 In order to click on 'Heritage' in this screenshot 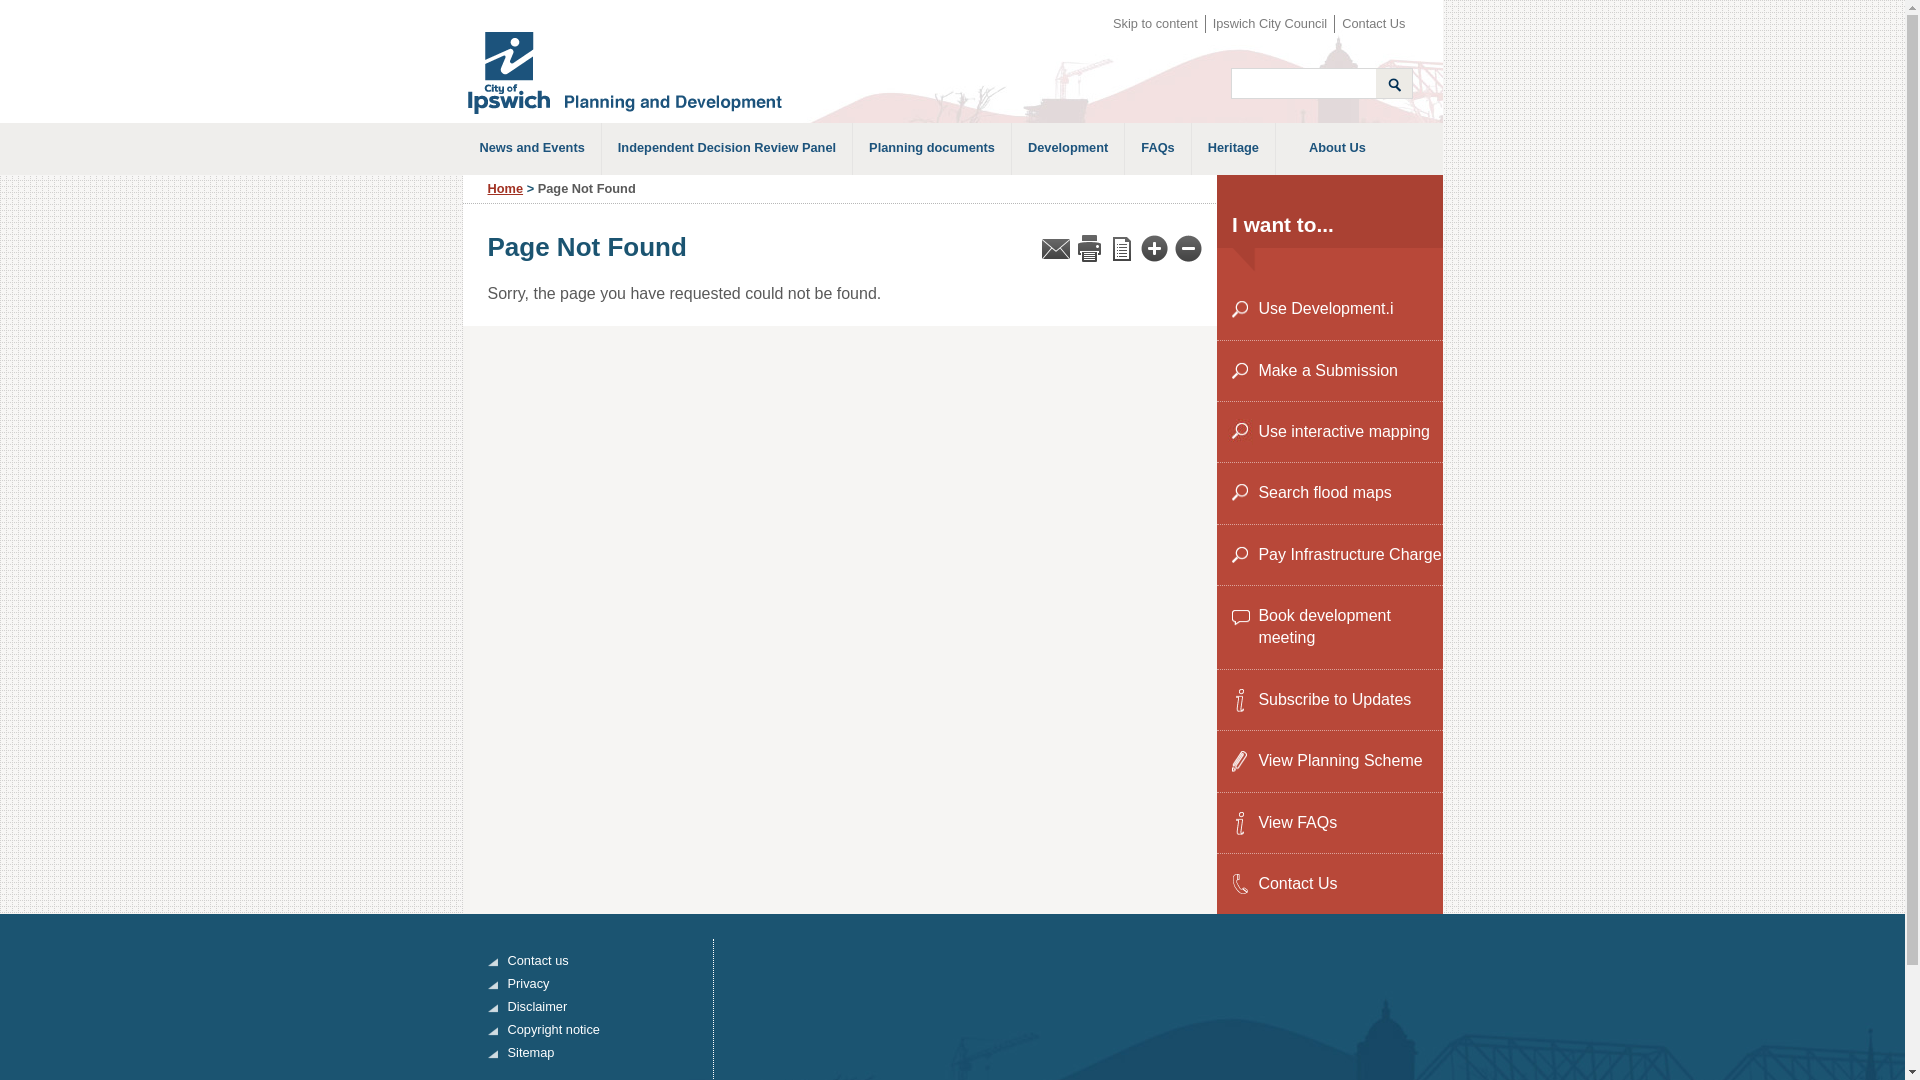, I will do `click(1232, 148)`.